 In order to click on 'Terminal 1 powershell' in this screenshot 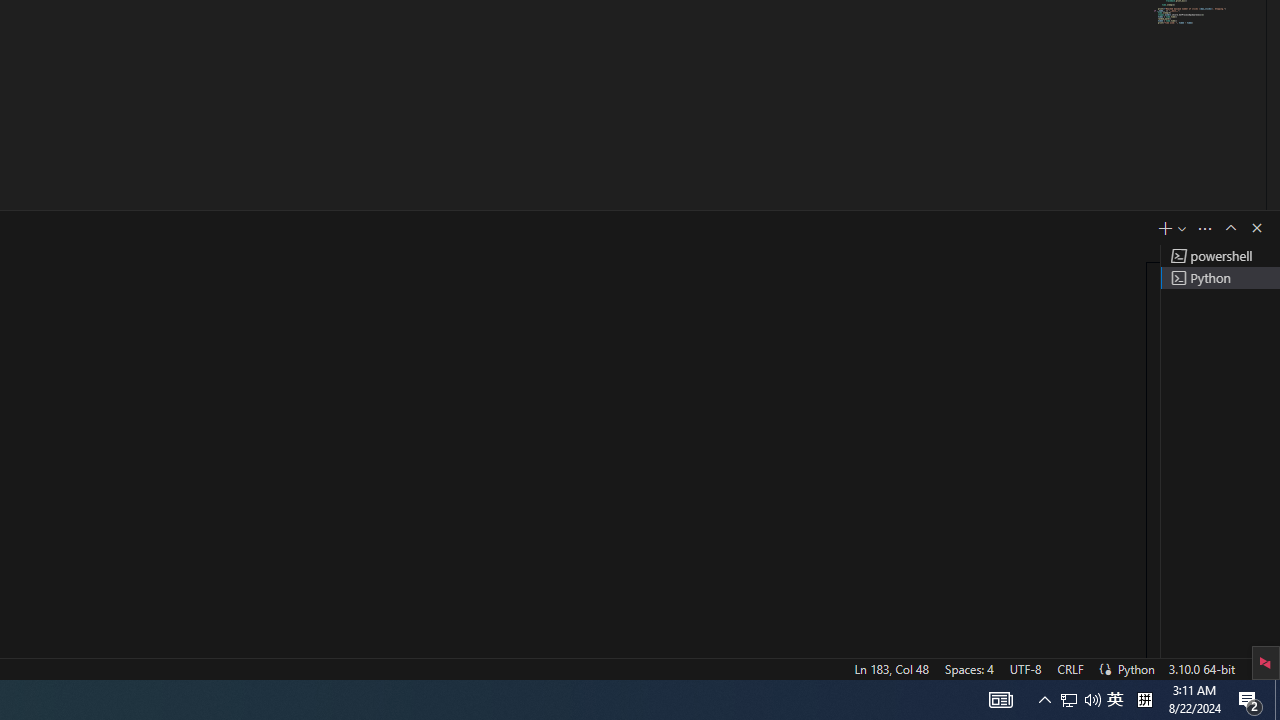, I will do `click(1219, 254)`.